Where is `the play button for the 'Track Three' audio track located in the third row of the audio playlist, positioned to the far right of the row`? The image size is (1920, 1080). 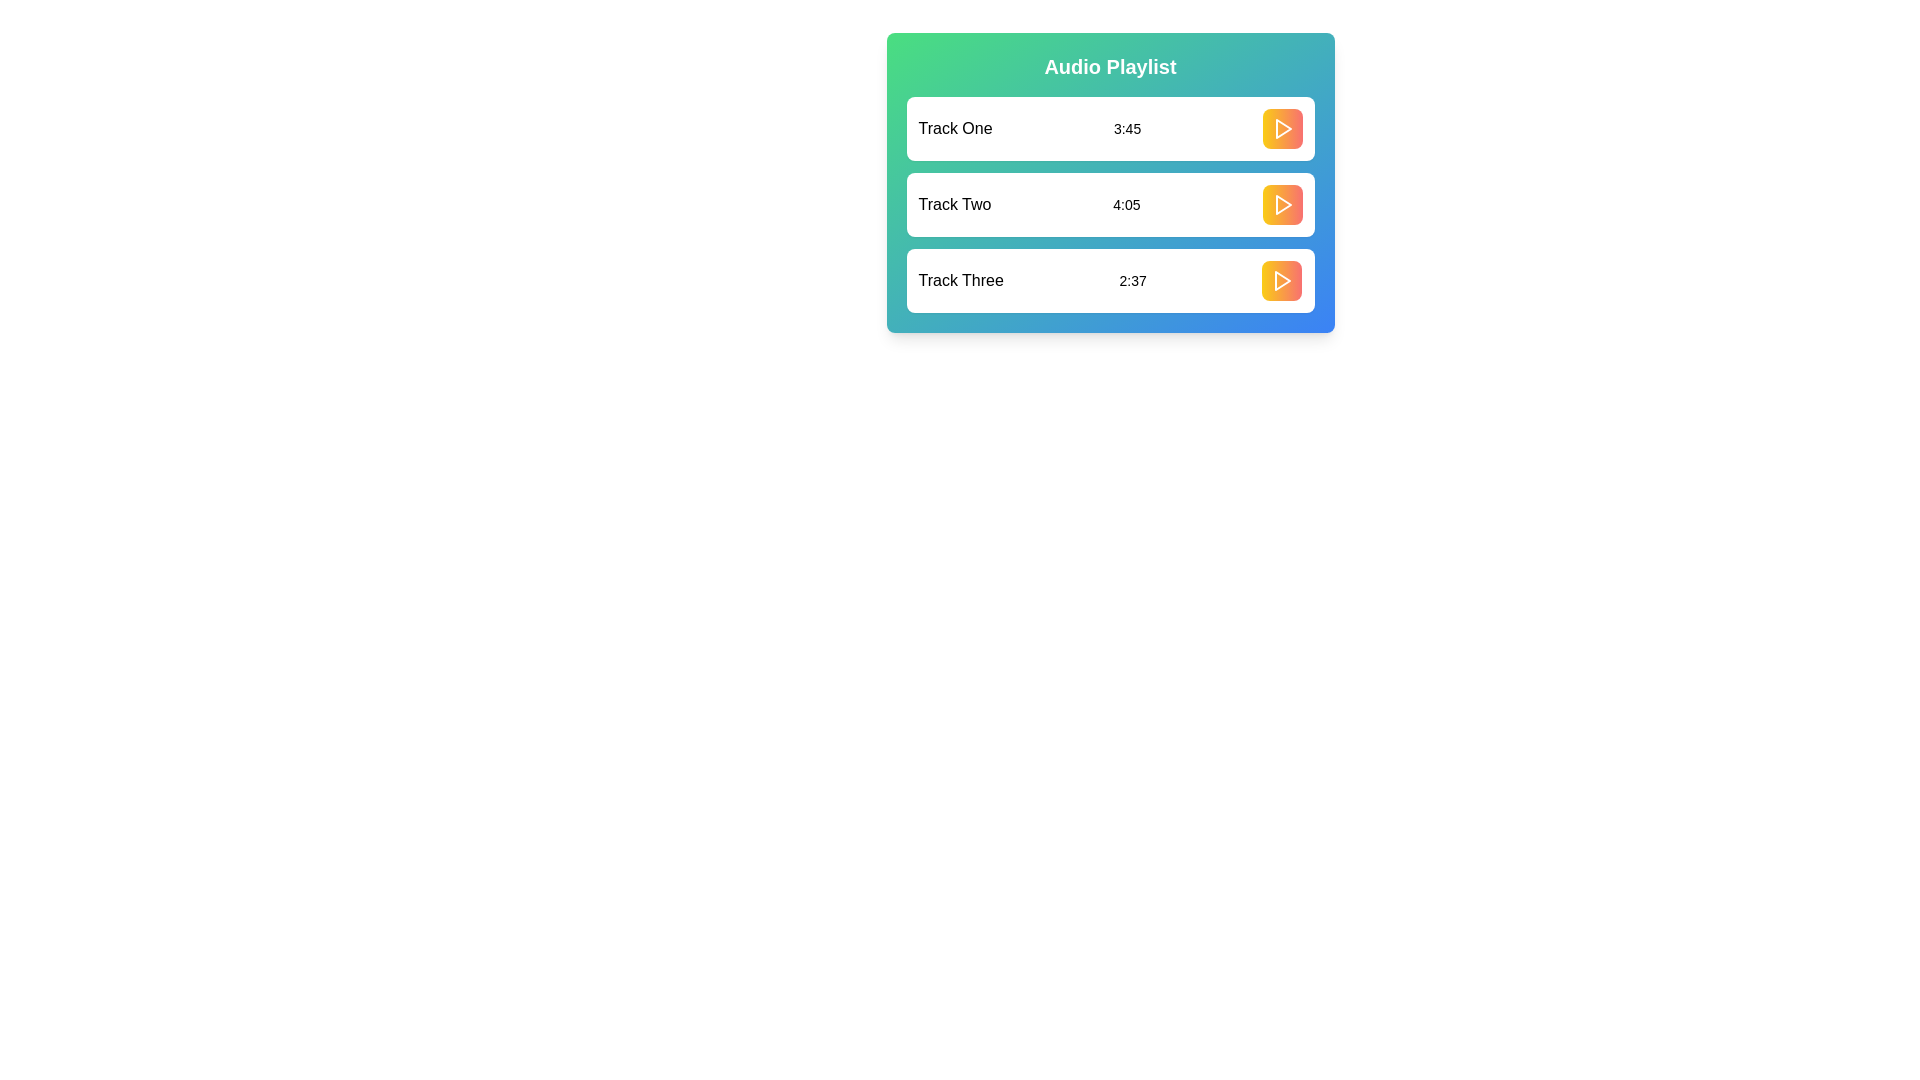
the play button for the 'Track Three' audio track located in the third row of the audio playlist, positioned to the far right of the row is located at coordinates (1282, 281).